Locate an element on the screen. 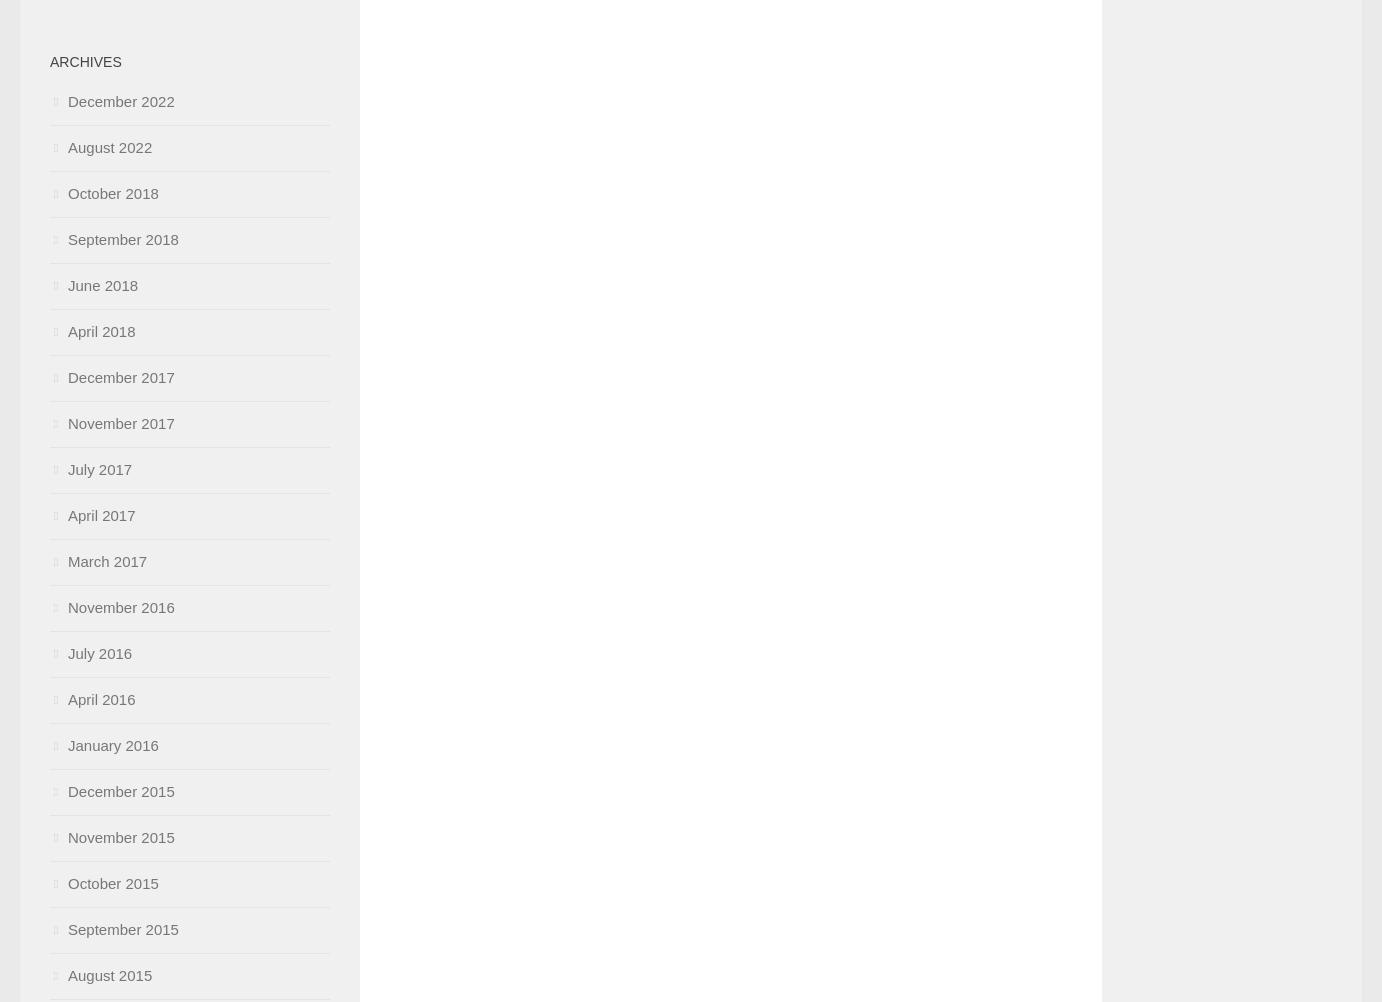 The width and height of the screenshot is (1382, 1002). 'November 2016' is located at coordinates (121, 606).